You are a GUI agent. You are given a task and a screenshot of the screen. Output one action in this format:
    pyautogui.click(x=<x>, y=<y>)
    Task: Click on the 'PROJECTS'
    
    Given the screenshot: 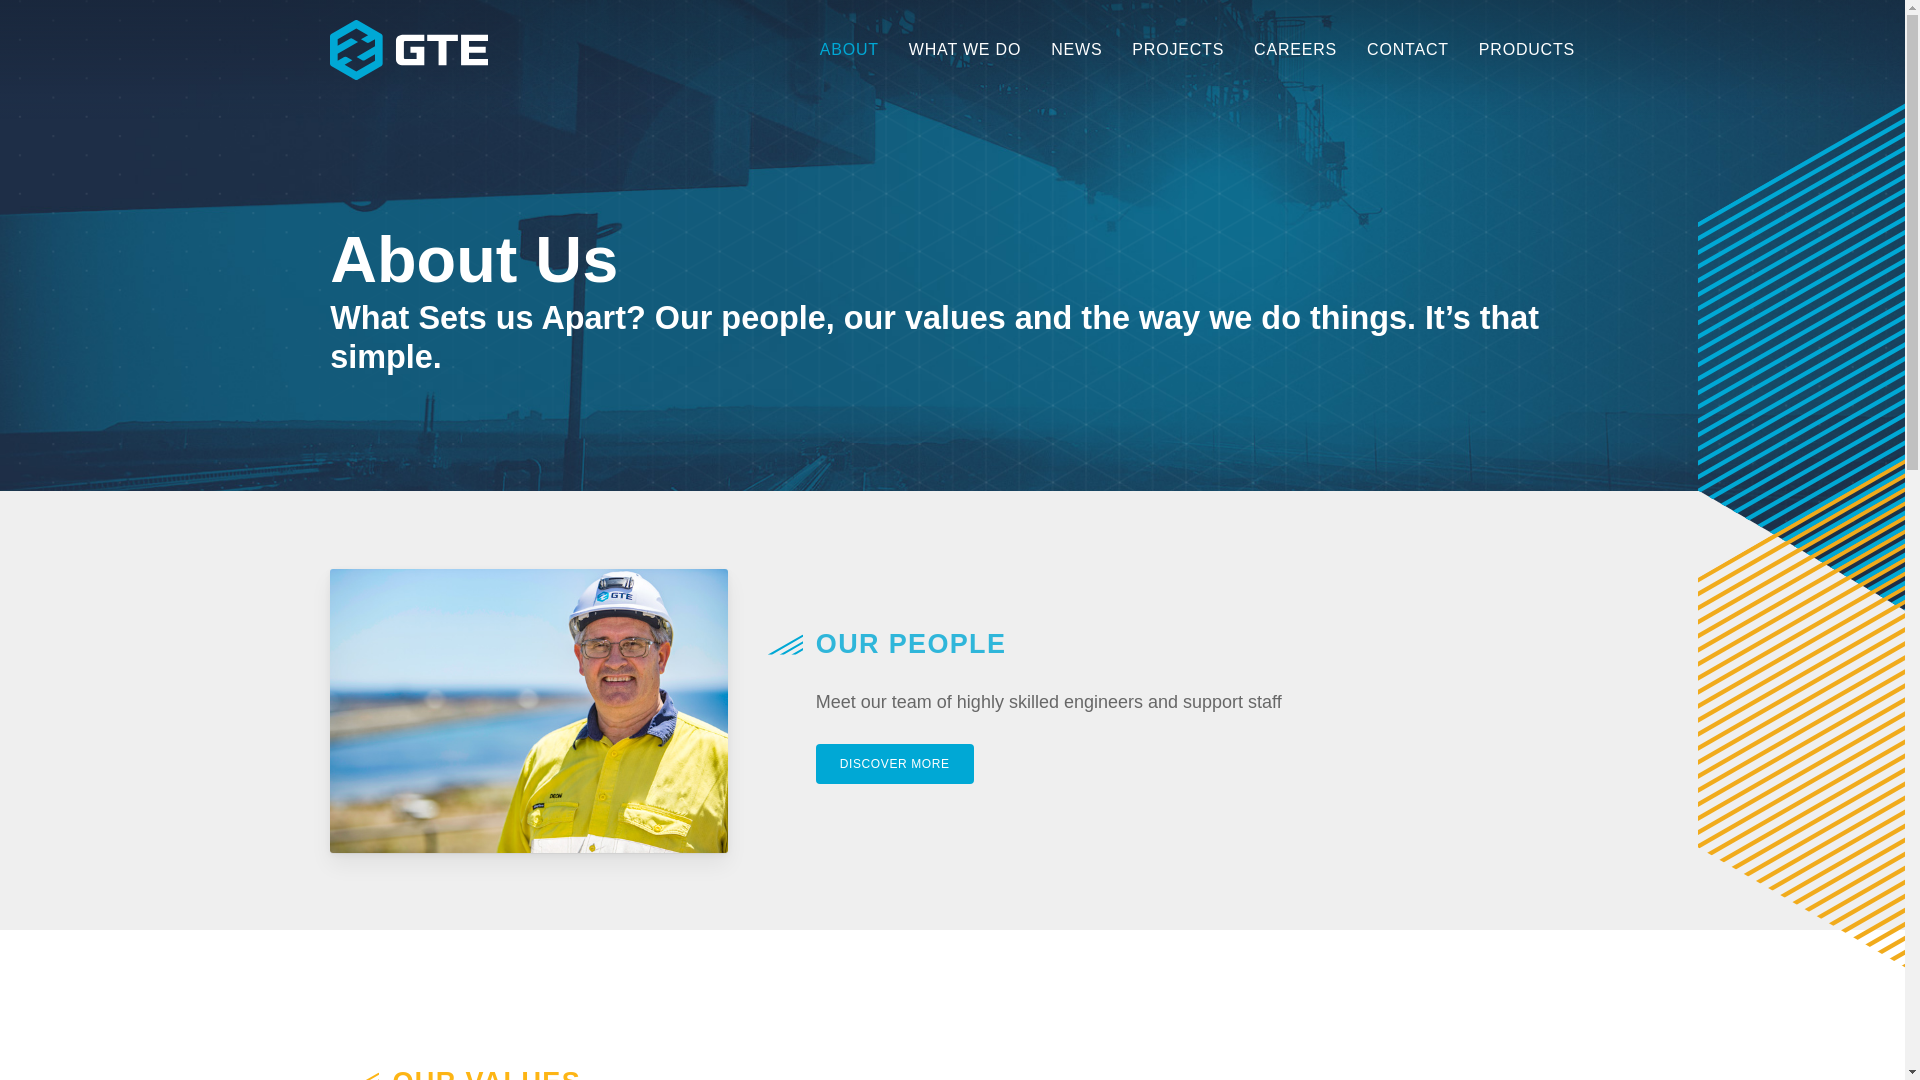 What is the action you would take?
    pyautogui.click(x=1177, y=49)
    